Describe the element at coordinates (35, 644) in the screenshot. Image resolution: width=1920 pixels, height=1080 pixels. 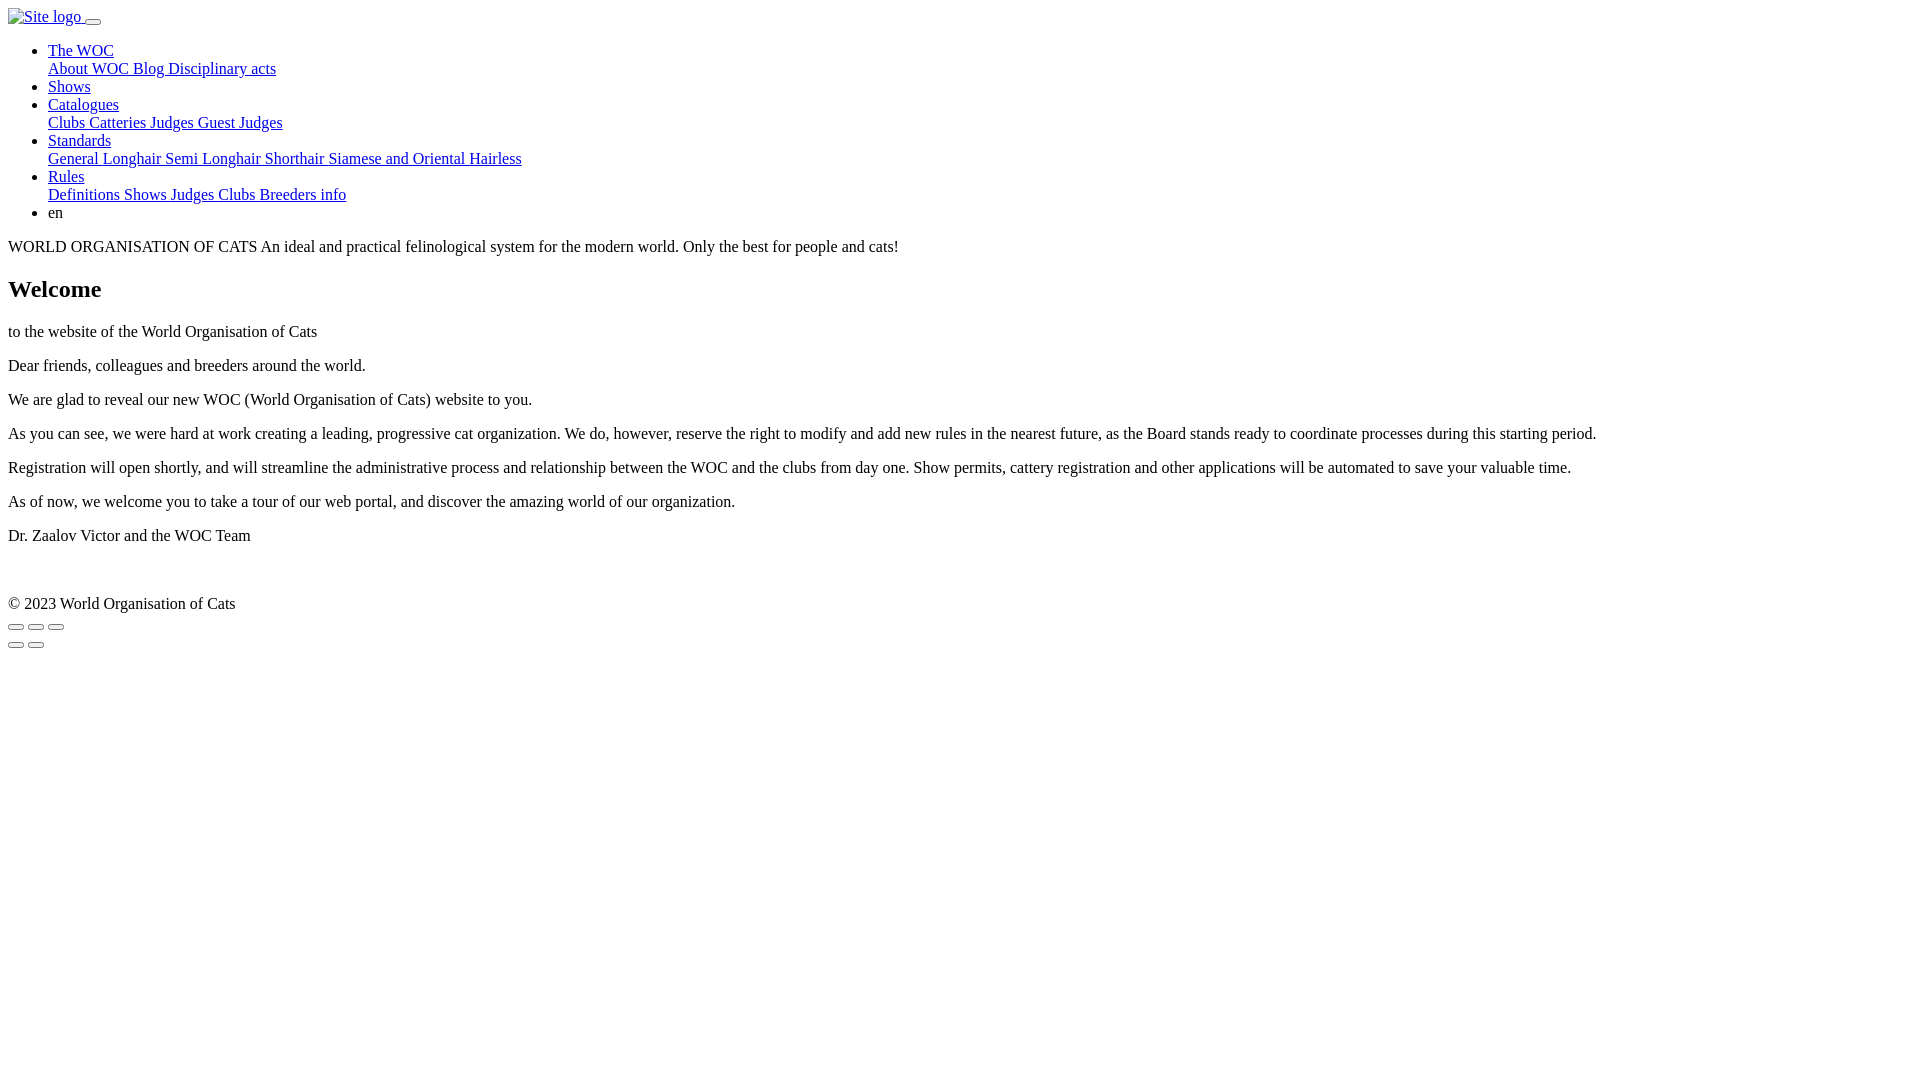
I see `'Next (arrow right)'` at that location.